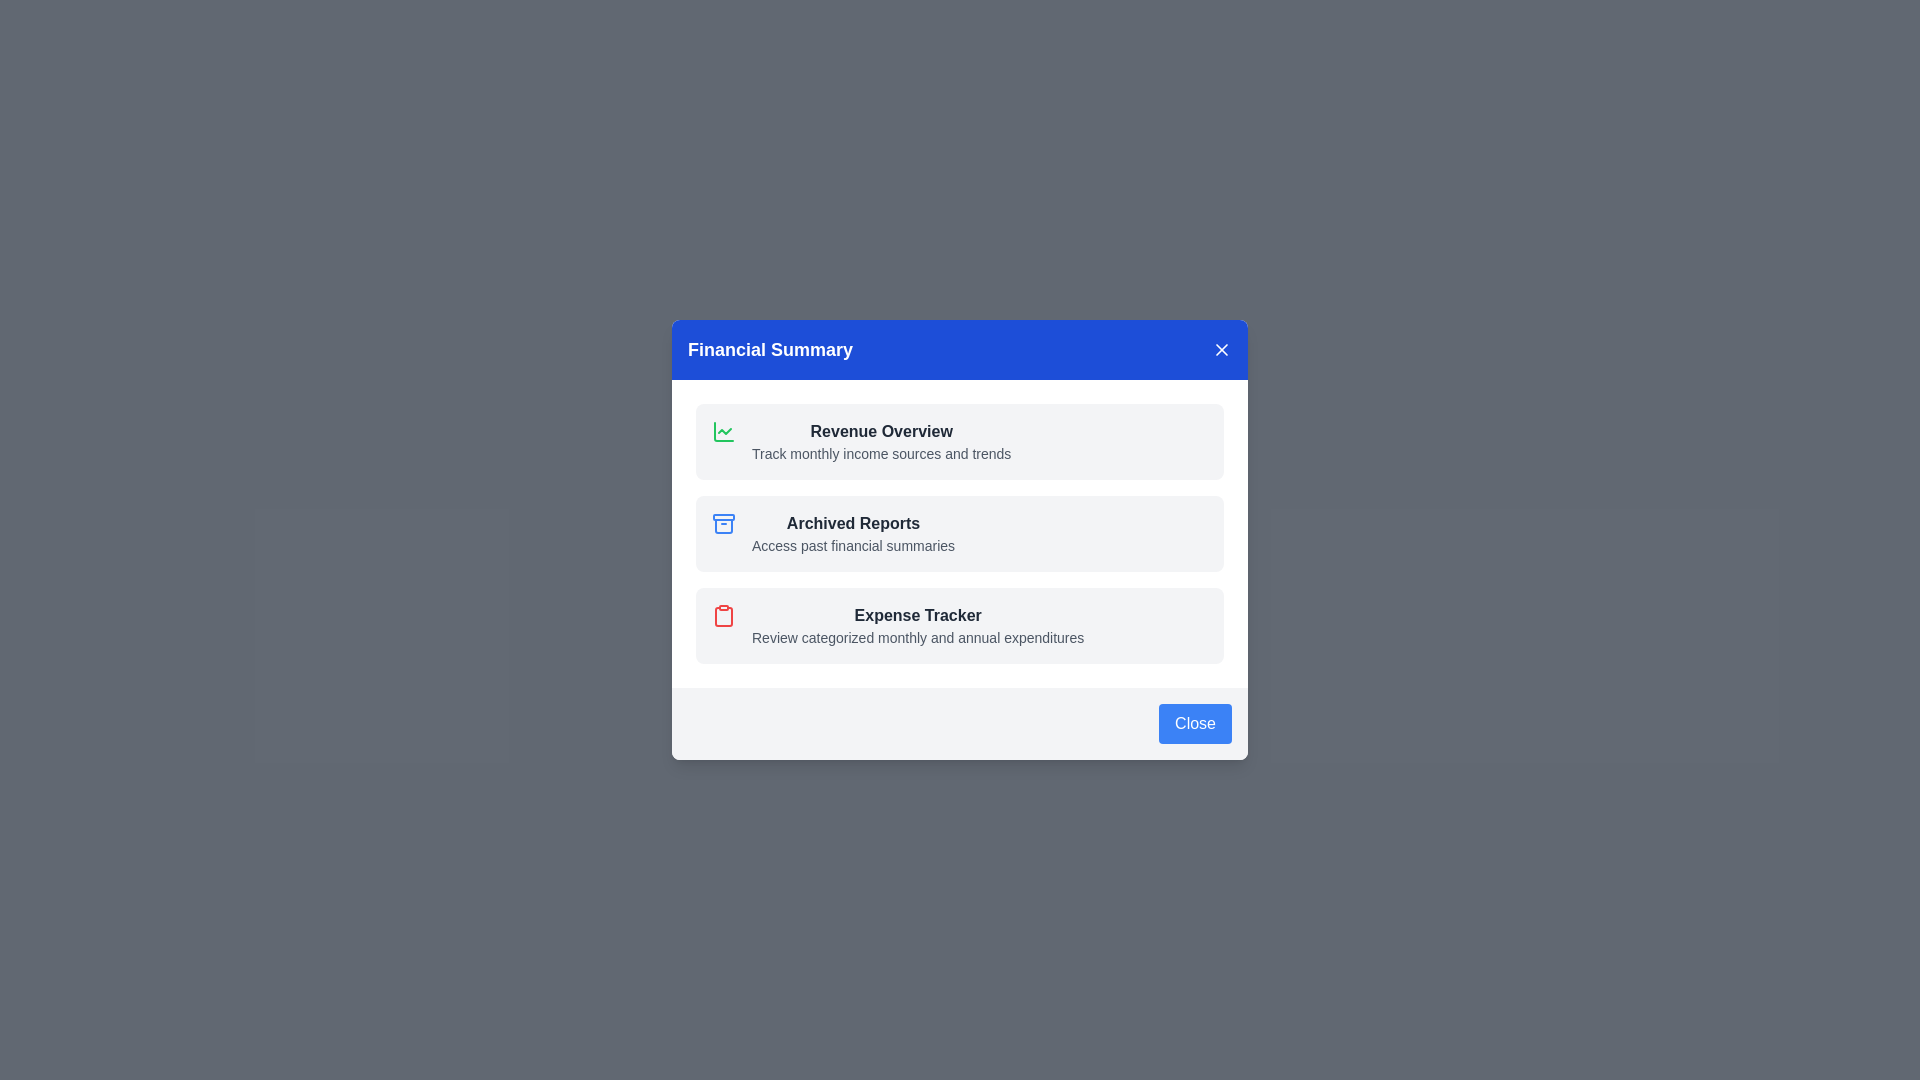 The image size is (1920, 1080). What do you see at coordinates (916, 624) in the screenshot?
I see `the Expense Tracker section in the Financial Summary dialog` at bounding box center [916, 624].